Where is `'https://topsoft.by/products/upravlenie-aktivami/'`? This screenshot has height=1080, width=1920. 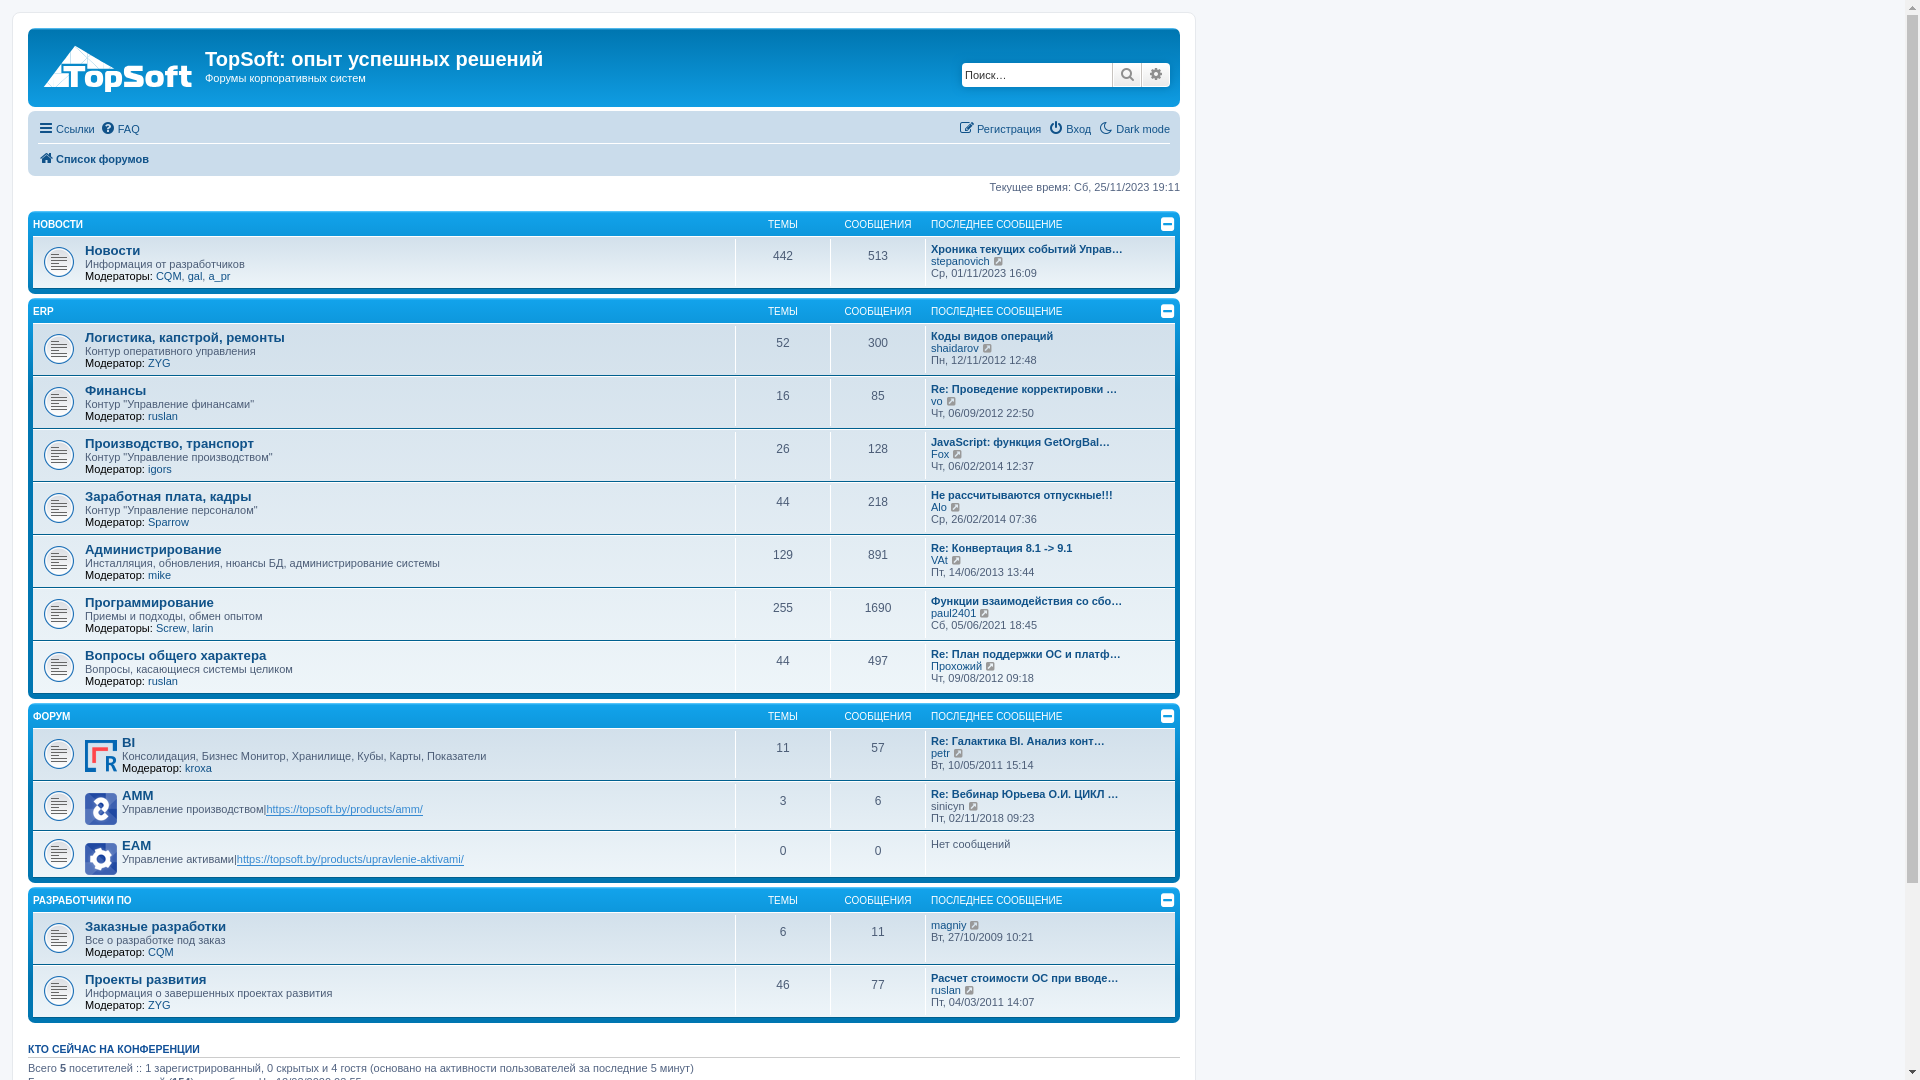 'https://topsoft.by/products/upravlenie-aktivami/' is located at coordinates (350, 858).